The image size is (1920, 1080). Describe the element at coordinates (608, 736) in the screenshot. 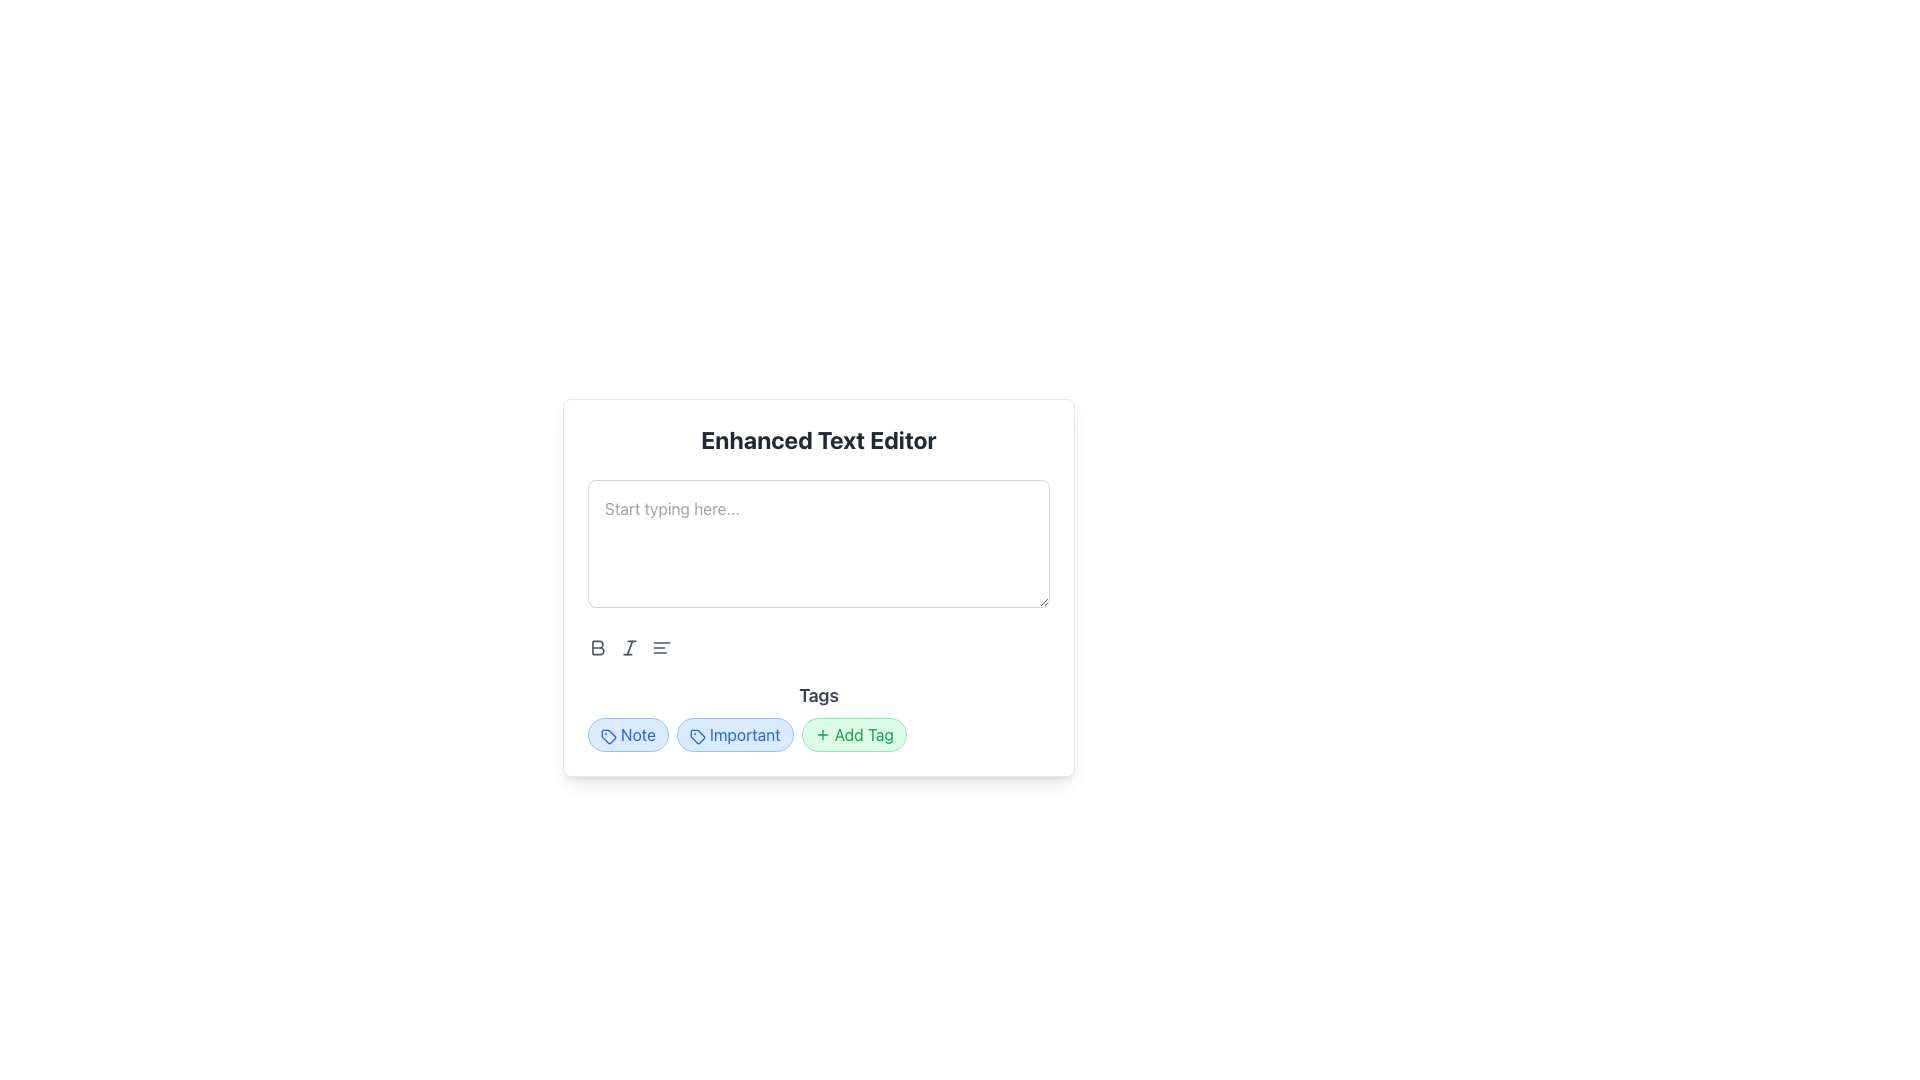

I see `the tag-shaped icon with a soft blue outline located in the 'Tags' section, positioned to the left of other tags like 'Important' and 'Add Tag'` at that location.